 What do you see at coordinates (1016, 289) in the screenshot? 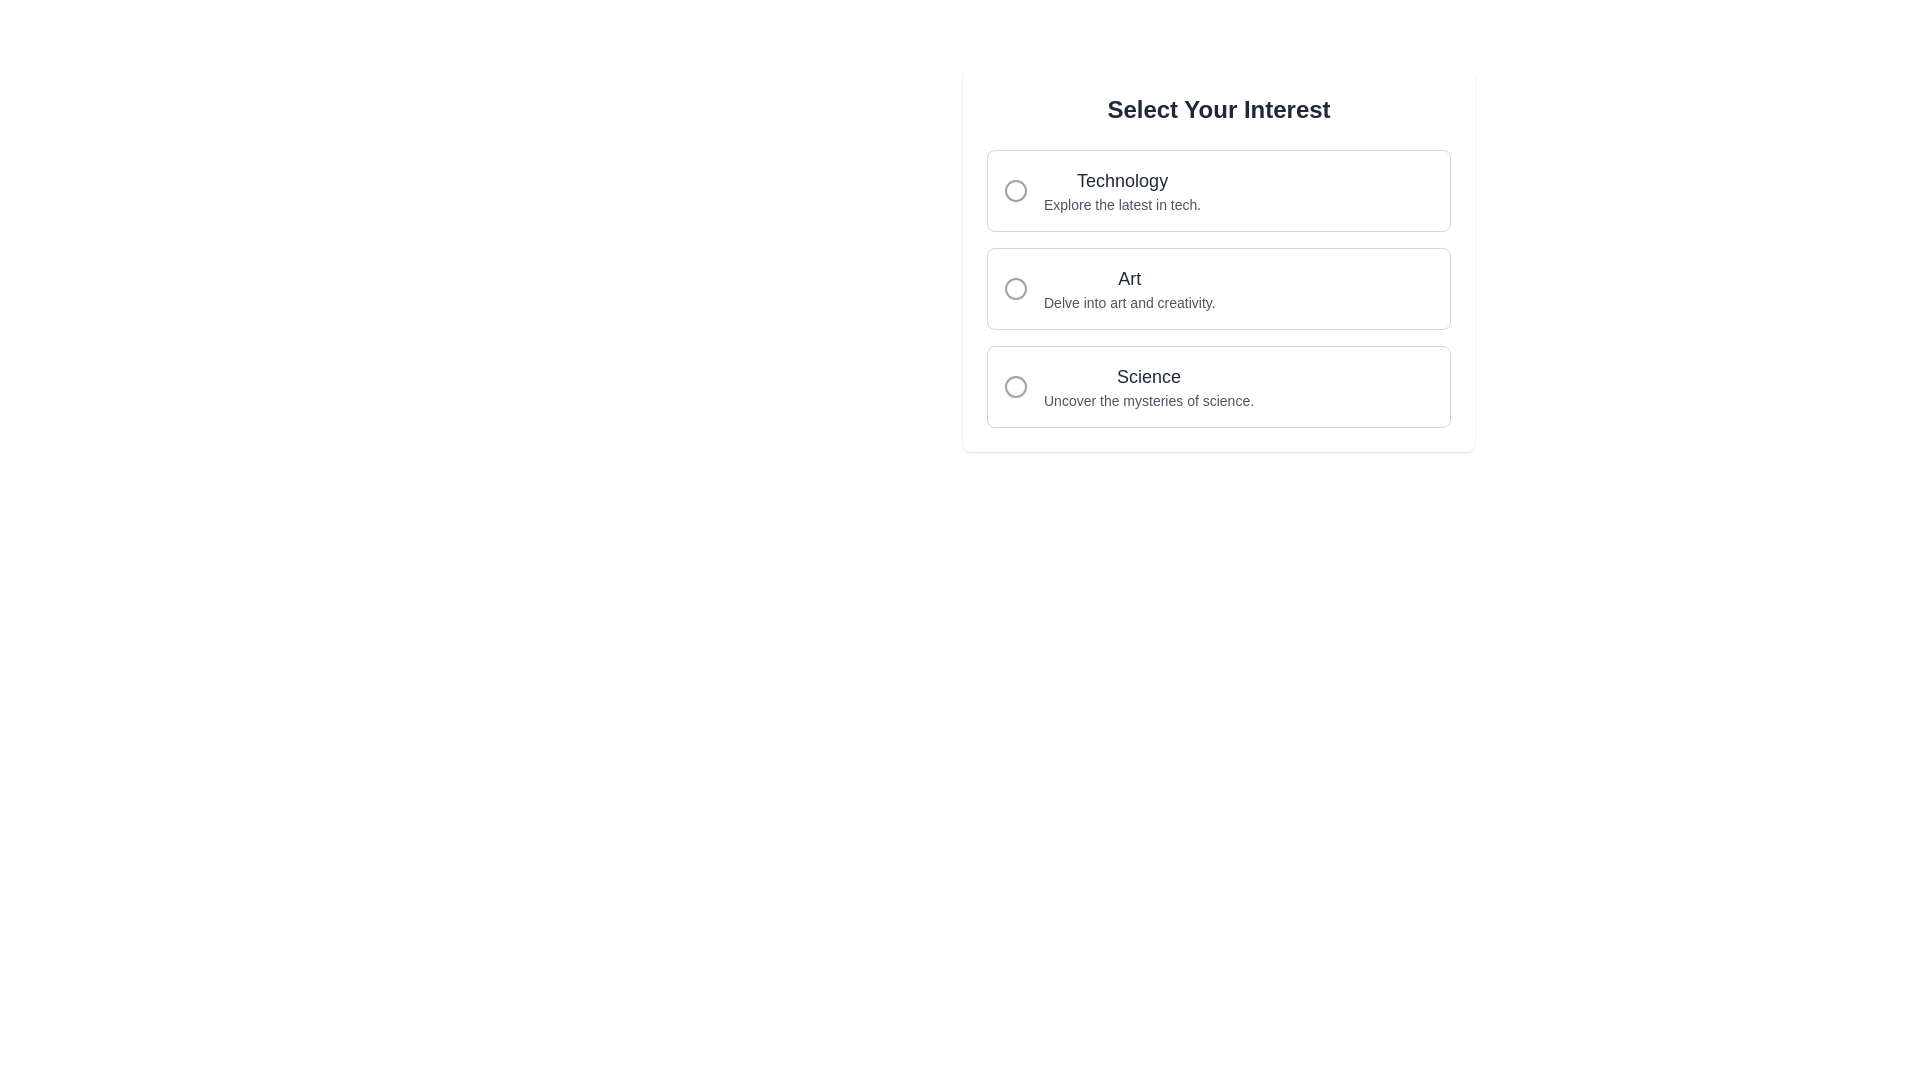
I see `the unselected radio button on the left side of the 'Art' option` at bounding box center [1016, 289].